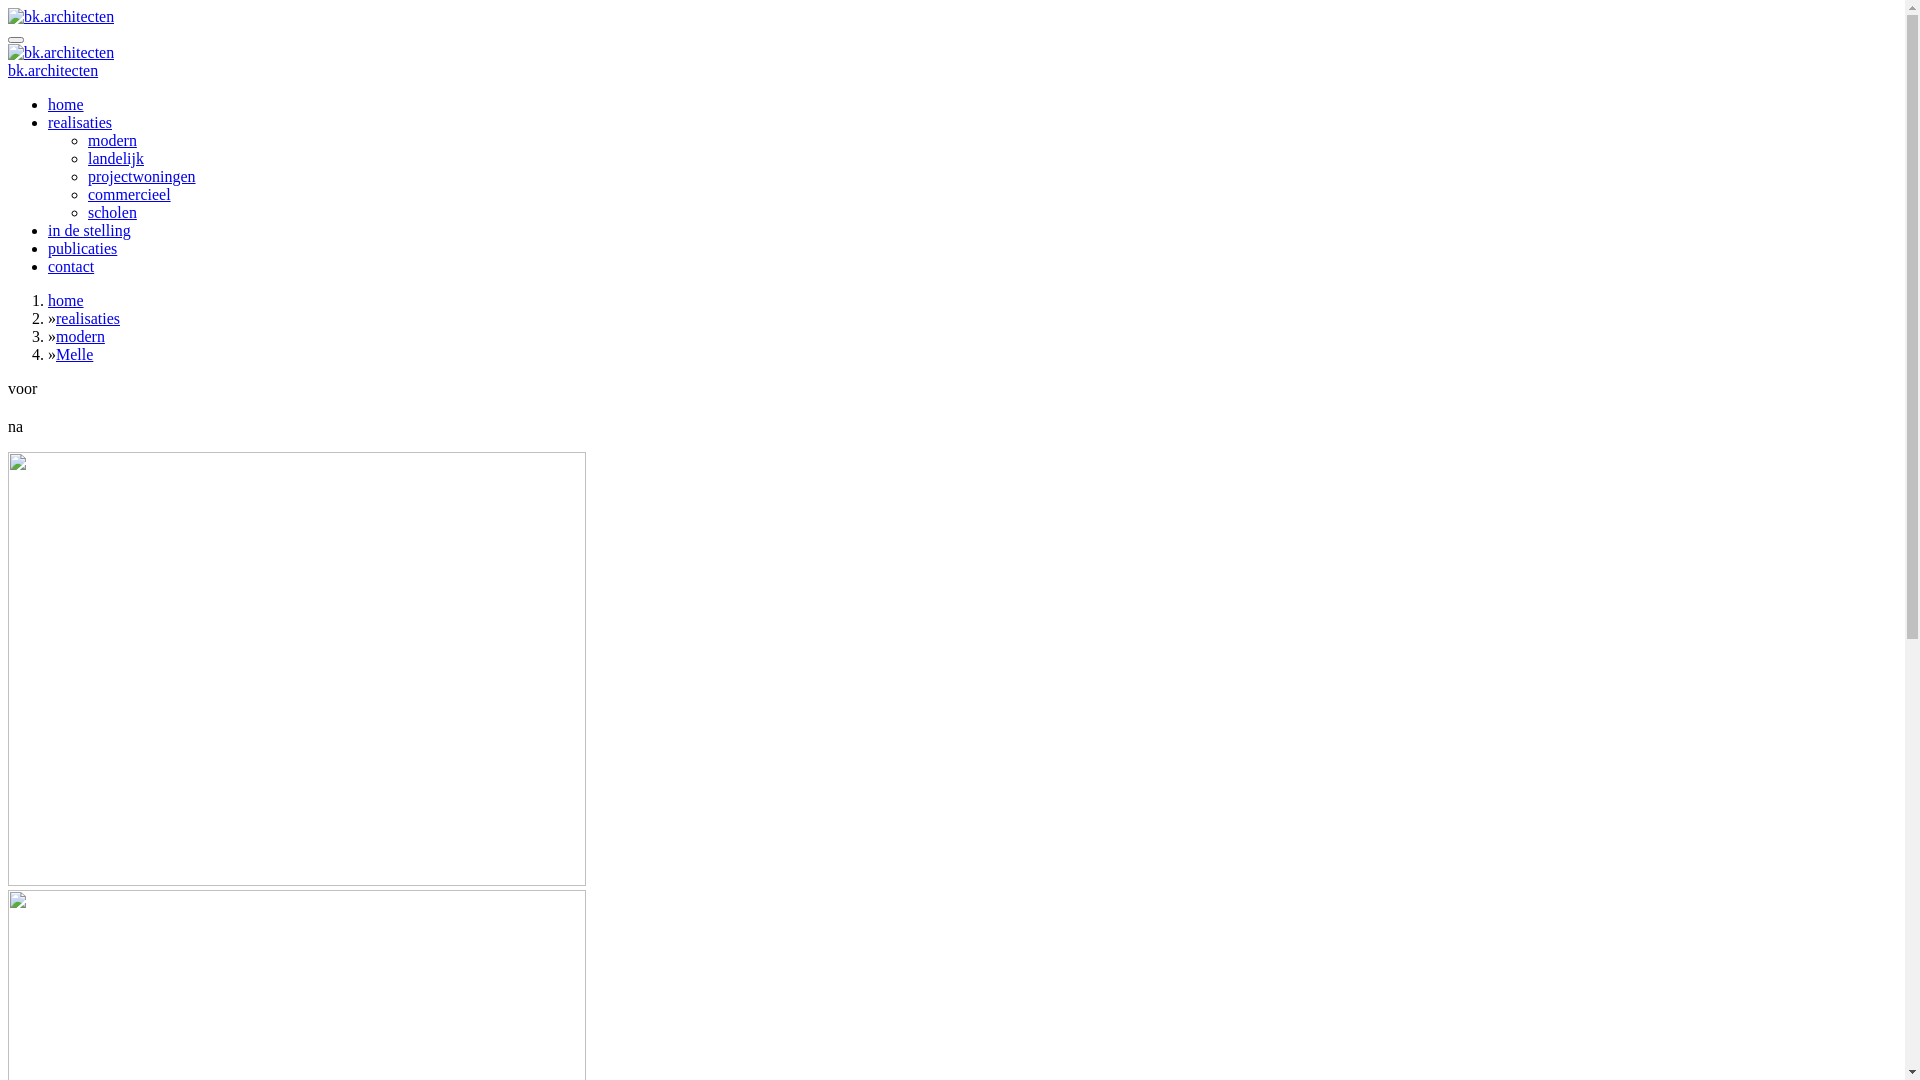  I want to click on 'bk.architecten', so click(61, 52).